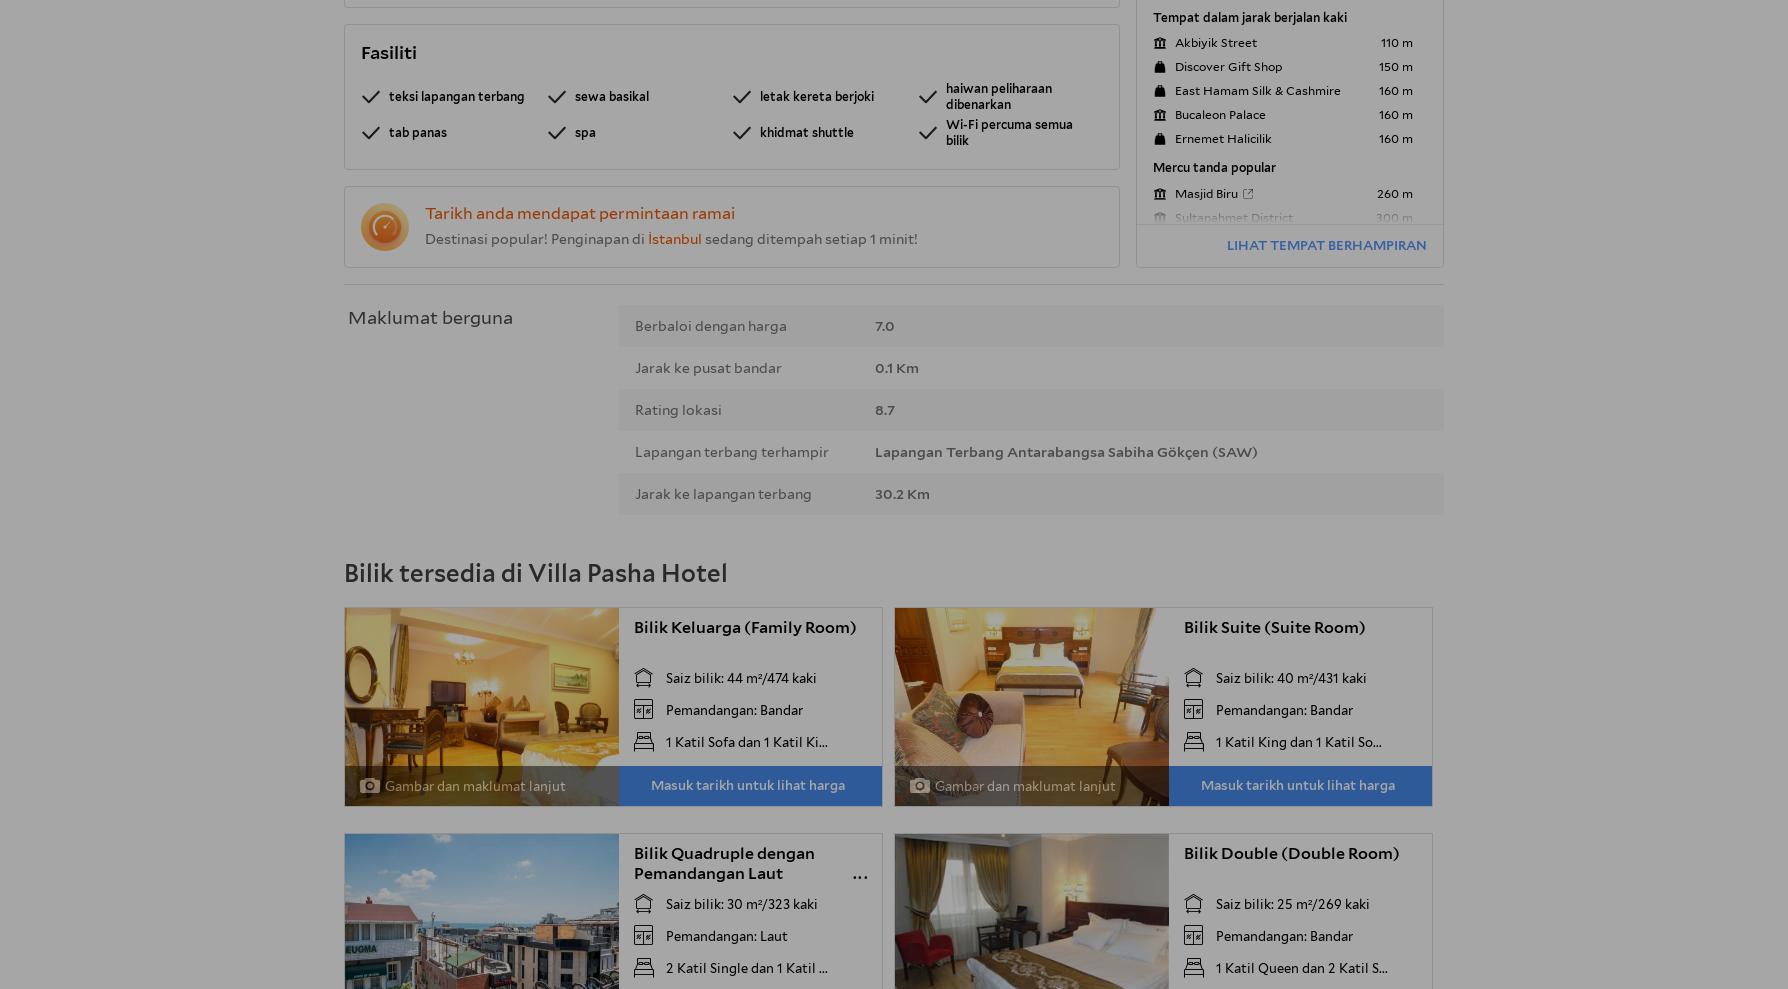  What do you see at coordinates (707, 367) in the screenshot?
I see `'Jarak ke pusat bandar'` at bounding box center [707, 367].